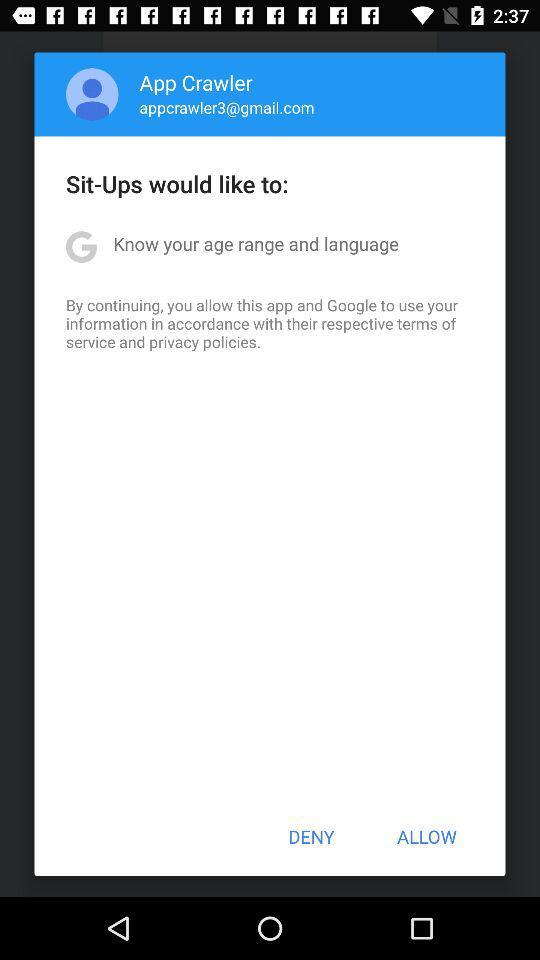 The image size is (540, 960). What do you see at coordinates (256, 242) in the screenshot?
I see `the know your age app` at bounding box center [256, 242].